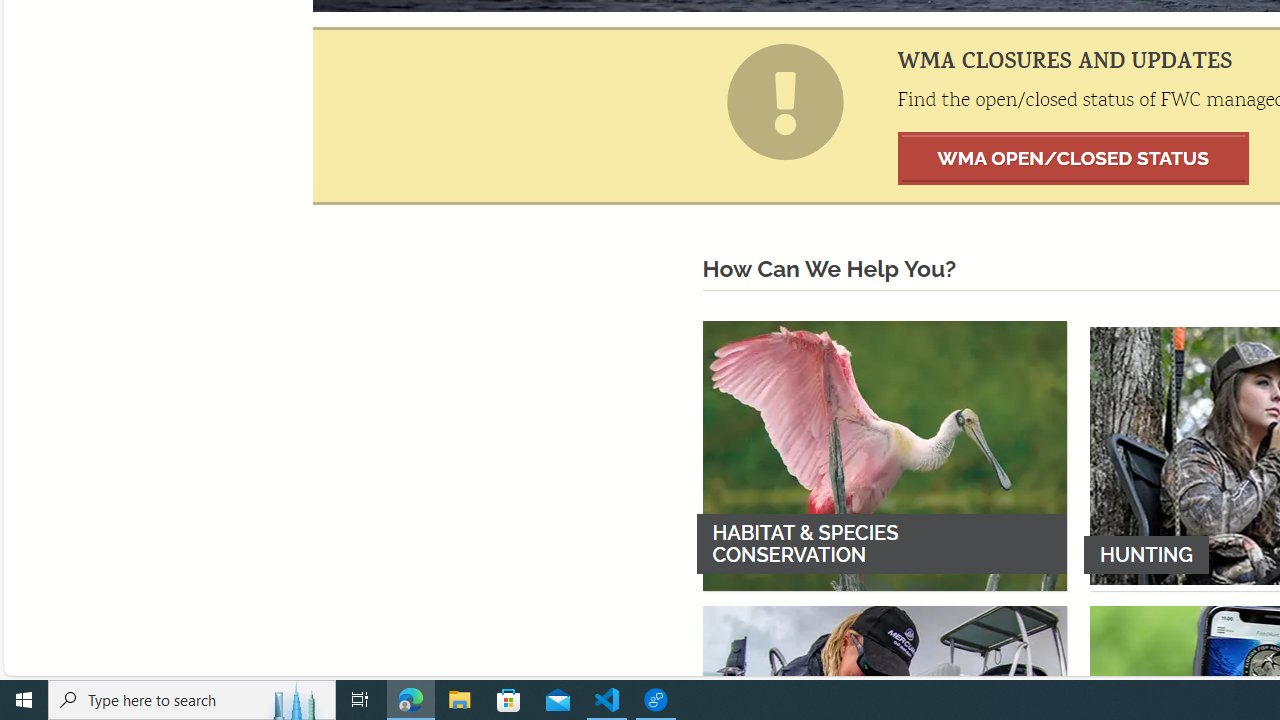 Image resolution: width=1280 pixels, height=720 pixels. What do you see at coordinates (1072, 157) in the screenshot?
I see `'WMA OPEN/CLOSED STATUS'` at bounding box center [1072, 157].